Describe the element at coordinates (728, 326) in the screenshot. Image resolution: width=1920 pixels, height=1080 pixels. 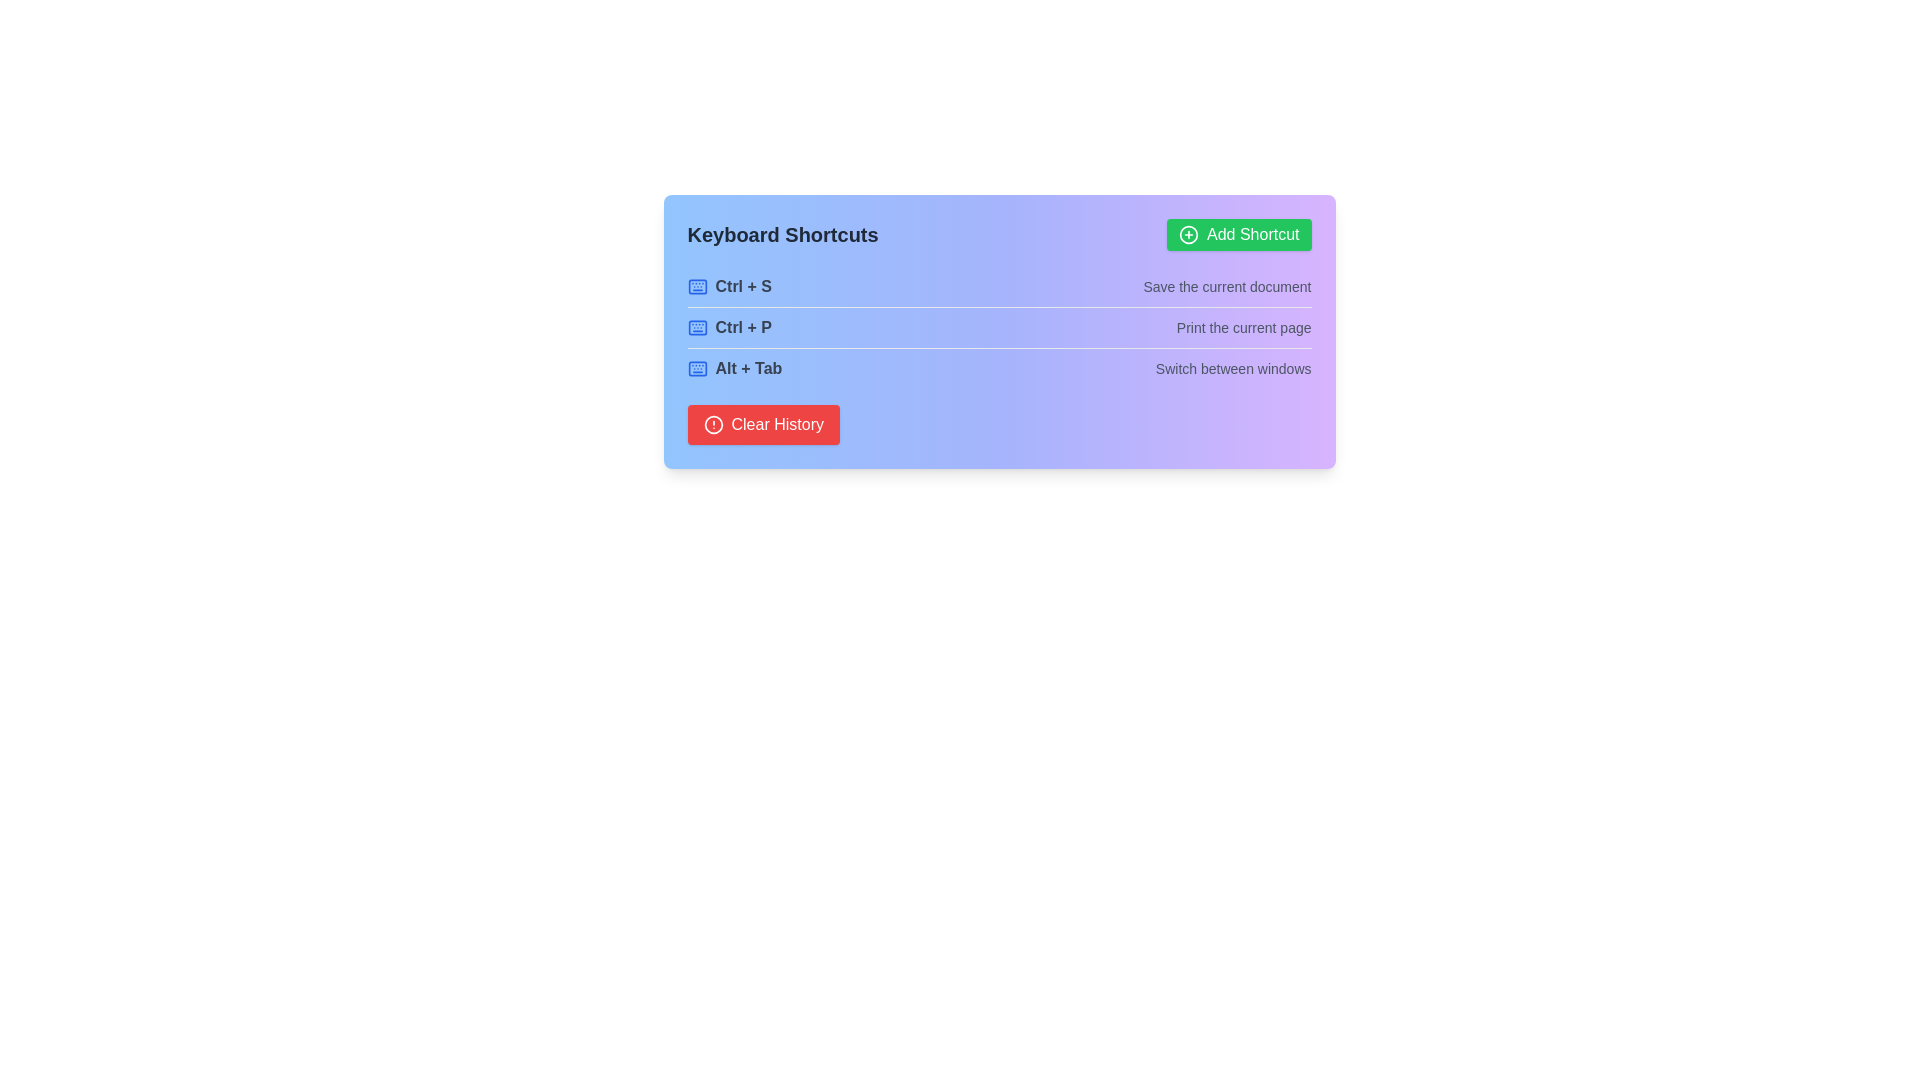
I see `displayed text of the keyboard shortcut instruction element, which indicates that pressing 'Ctrl + P' will execute a specific action related to printing` at that location.